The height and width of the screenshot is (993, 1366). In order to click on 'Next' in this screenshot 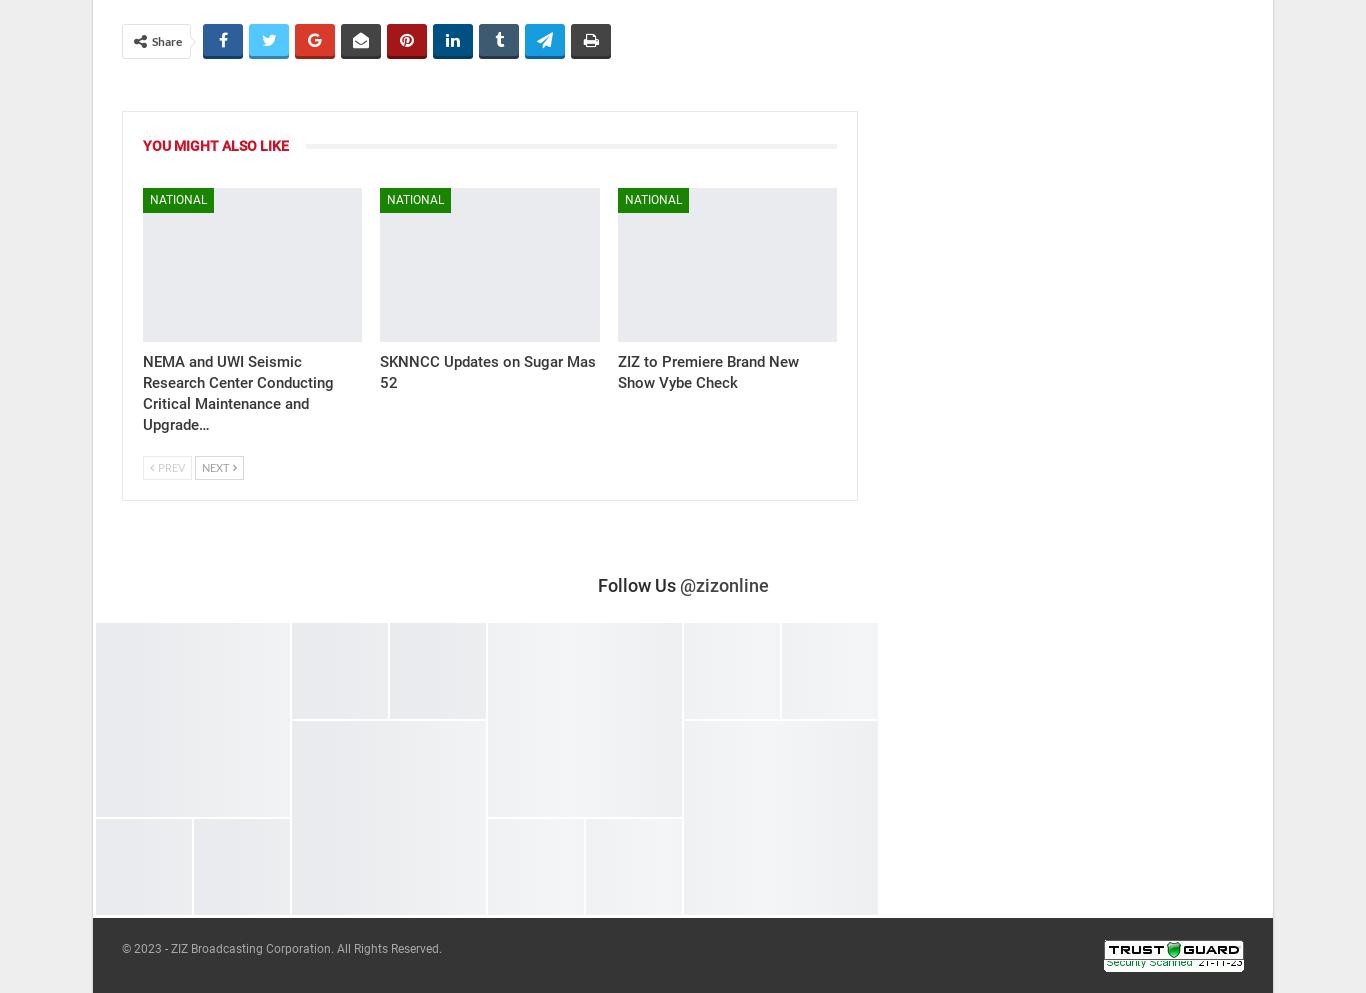, I will do `click(215, 465)`.